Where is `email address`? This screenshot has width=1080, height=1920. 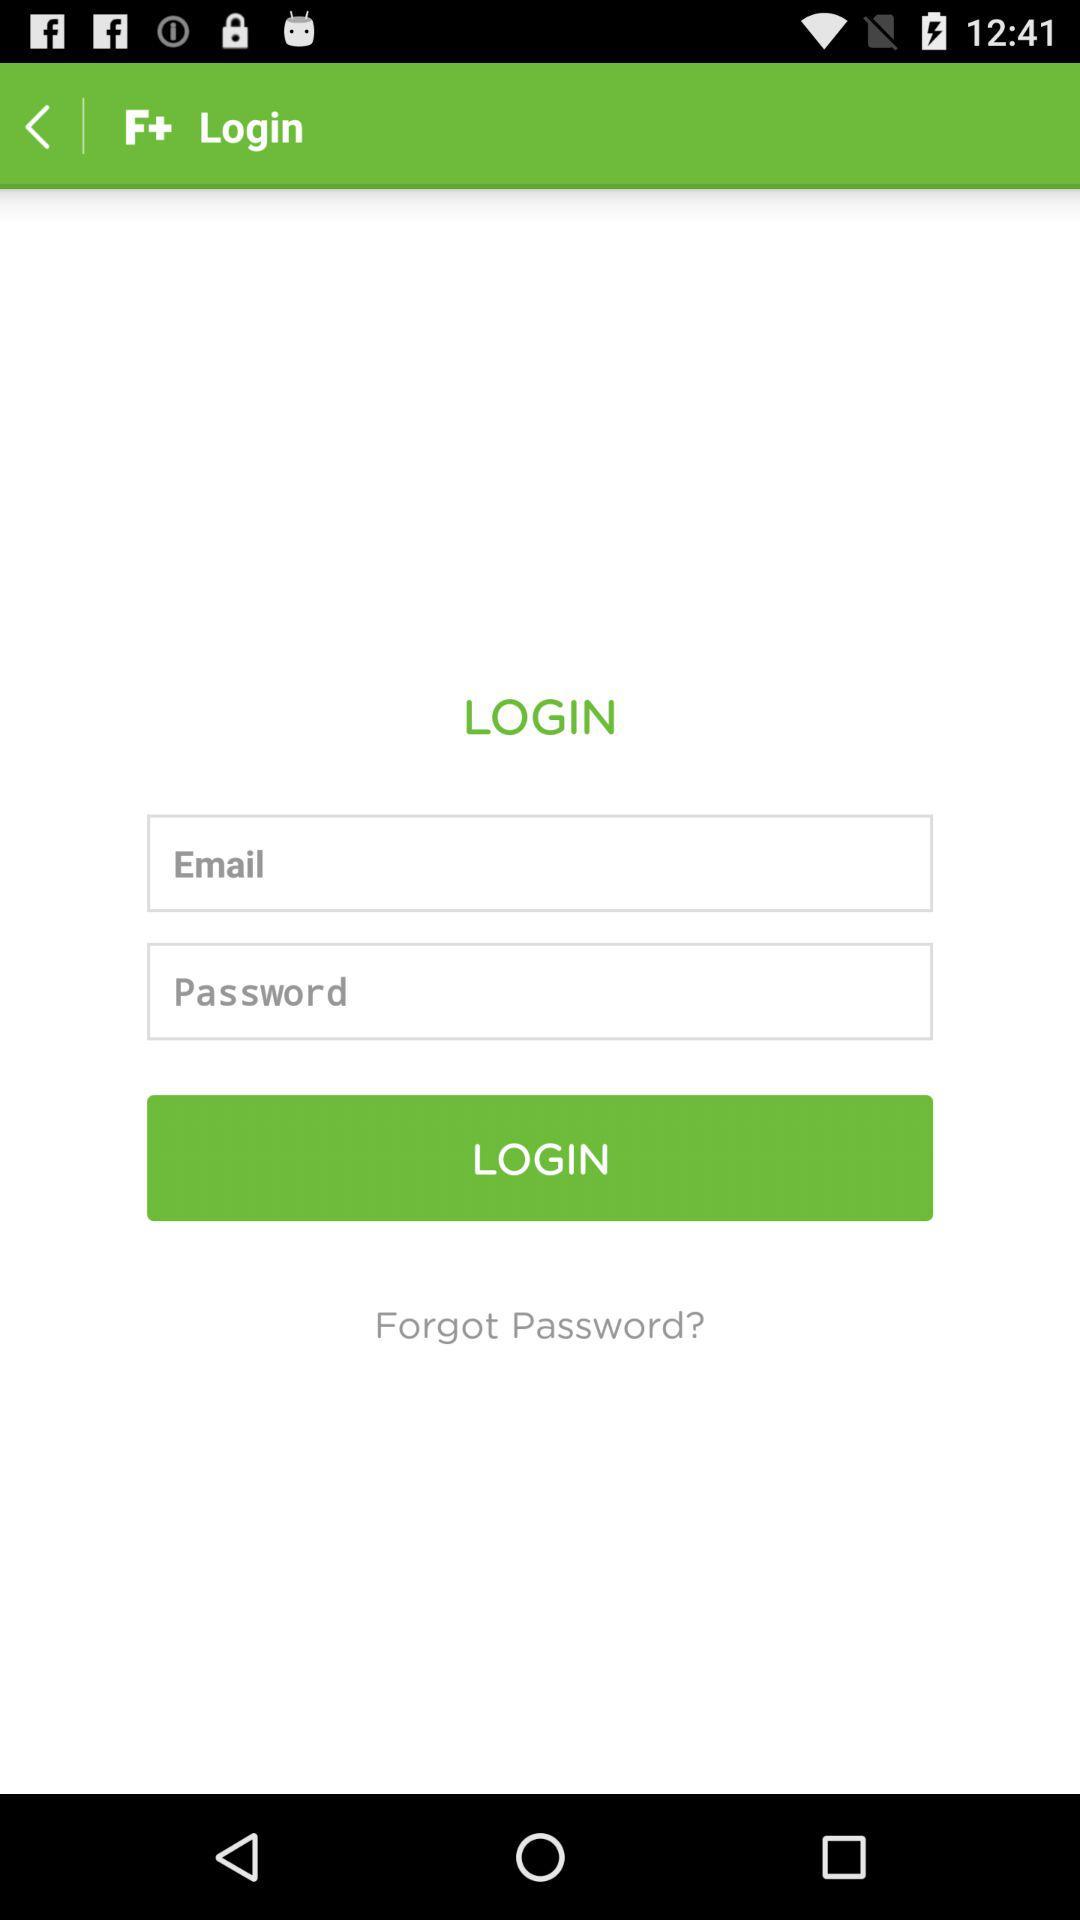
email address is located at coordinates (540, 863).